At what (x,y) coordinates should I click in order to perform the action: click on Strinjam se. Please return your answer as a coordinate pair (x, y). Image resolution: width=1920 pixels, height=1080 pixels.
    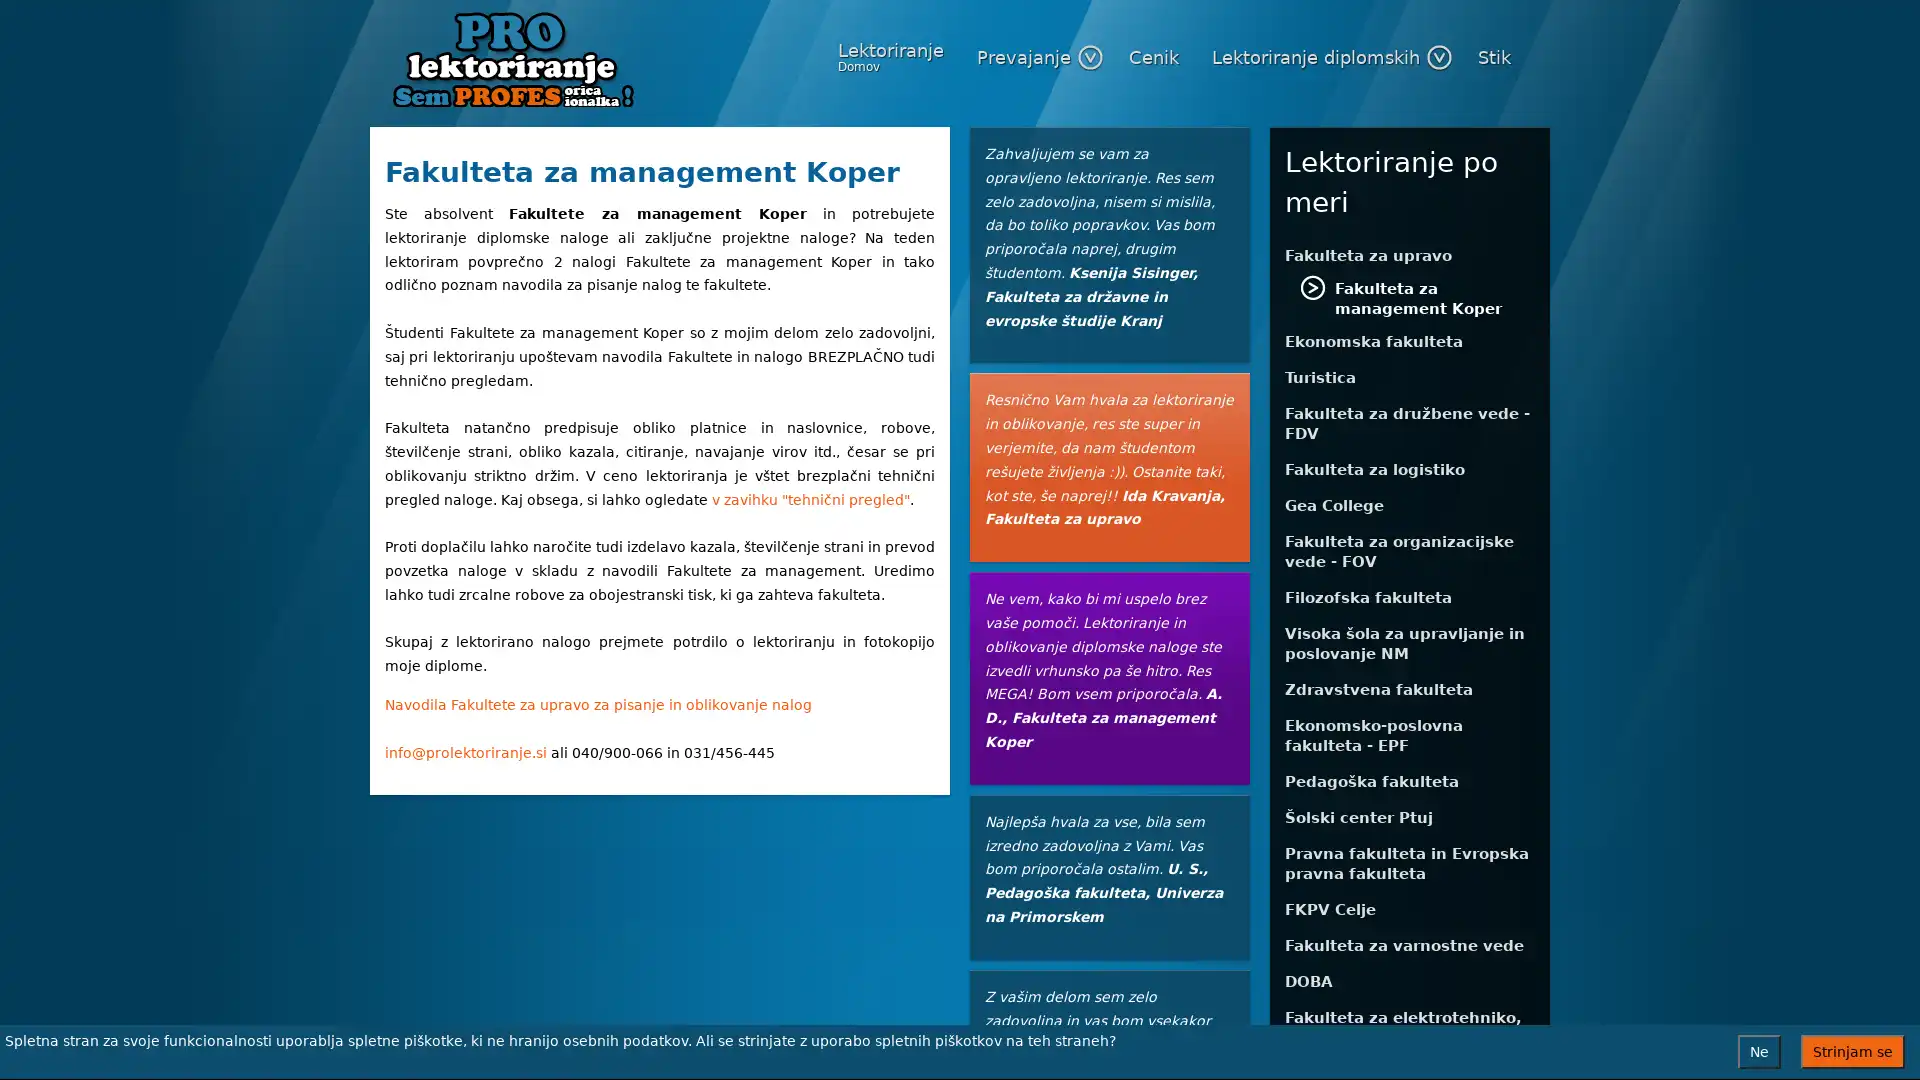
    Looking at the image, I should click on (1851, 1051).